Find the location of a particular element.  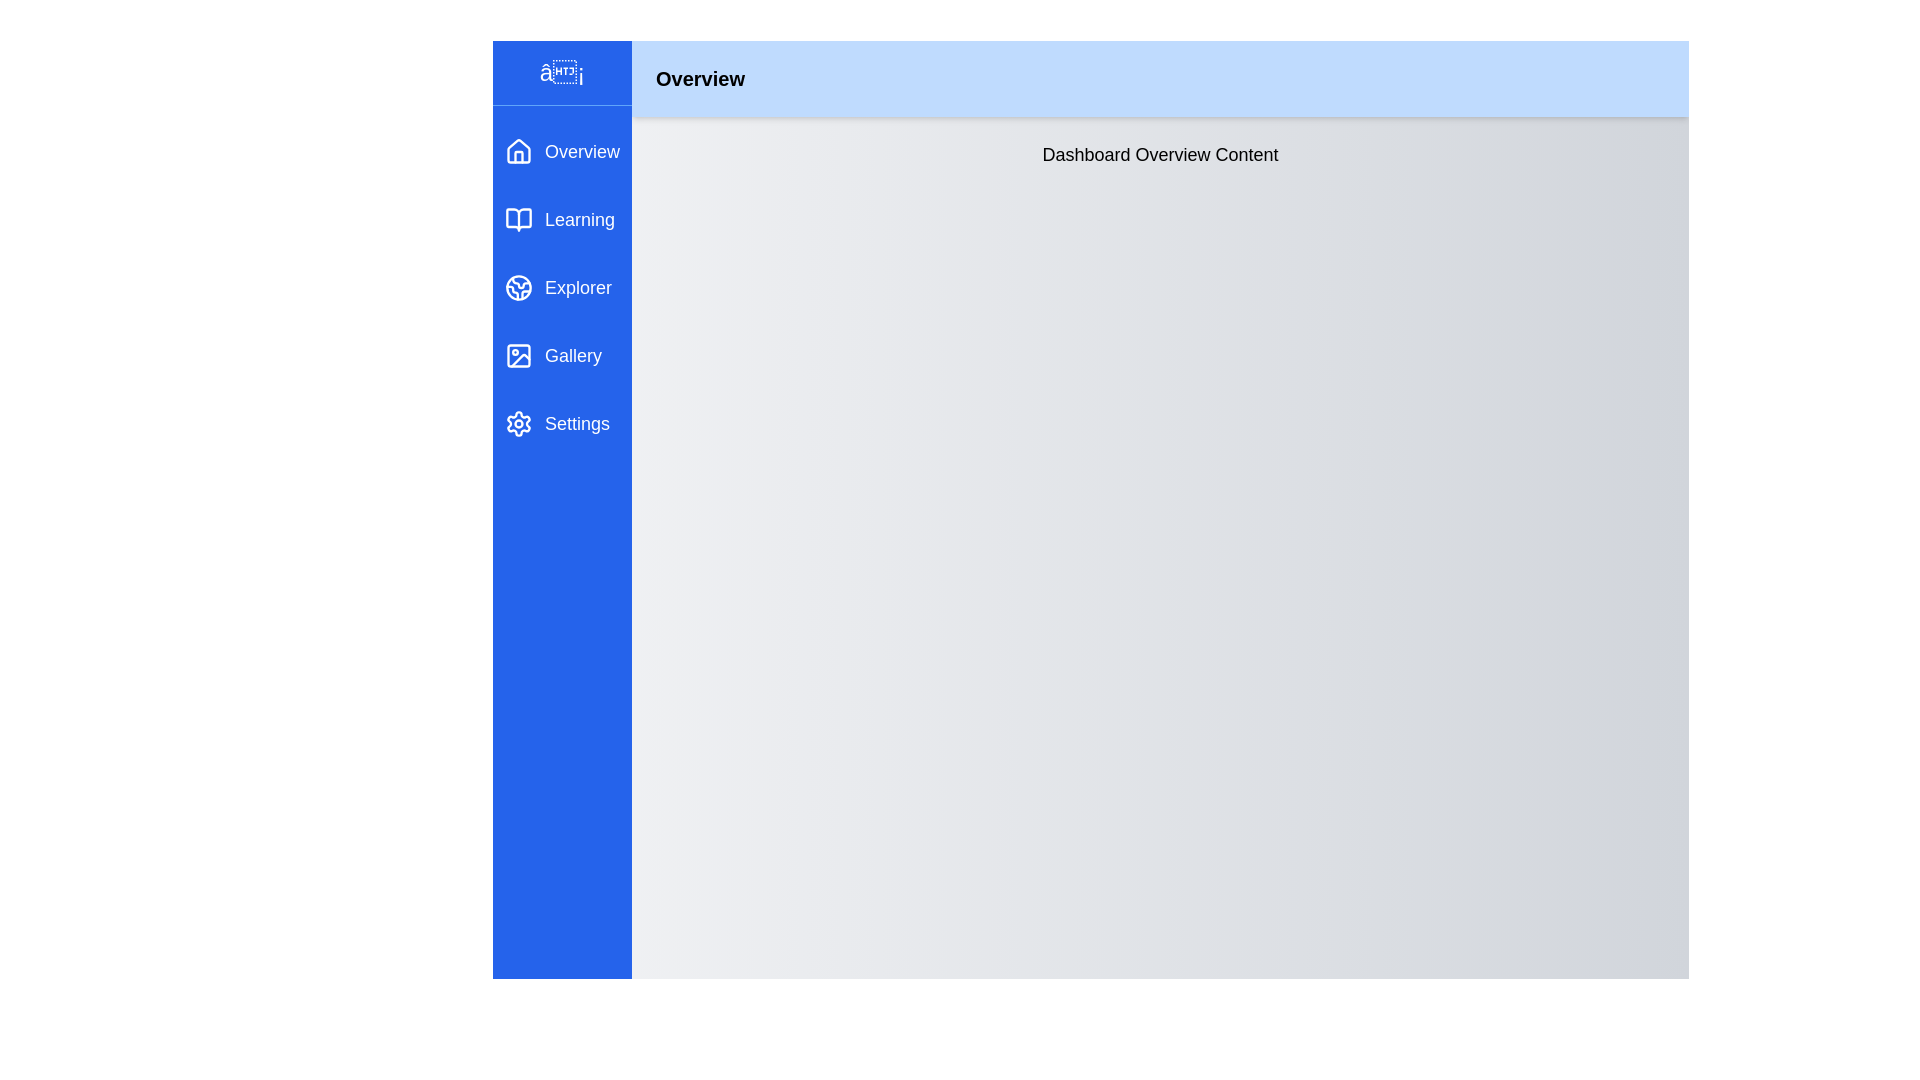

the 'Explorer' text label located in the vertical navigation bar, which is the third interactive list item, positioned below 'Learning' and above 'Gallery' is located at coordinates (577, 288).